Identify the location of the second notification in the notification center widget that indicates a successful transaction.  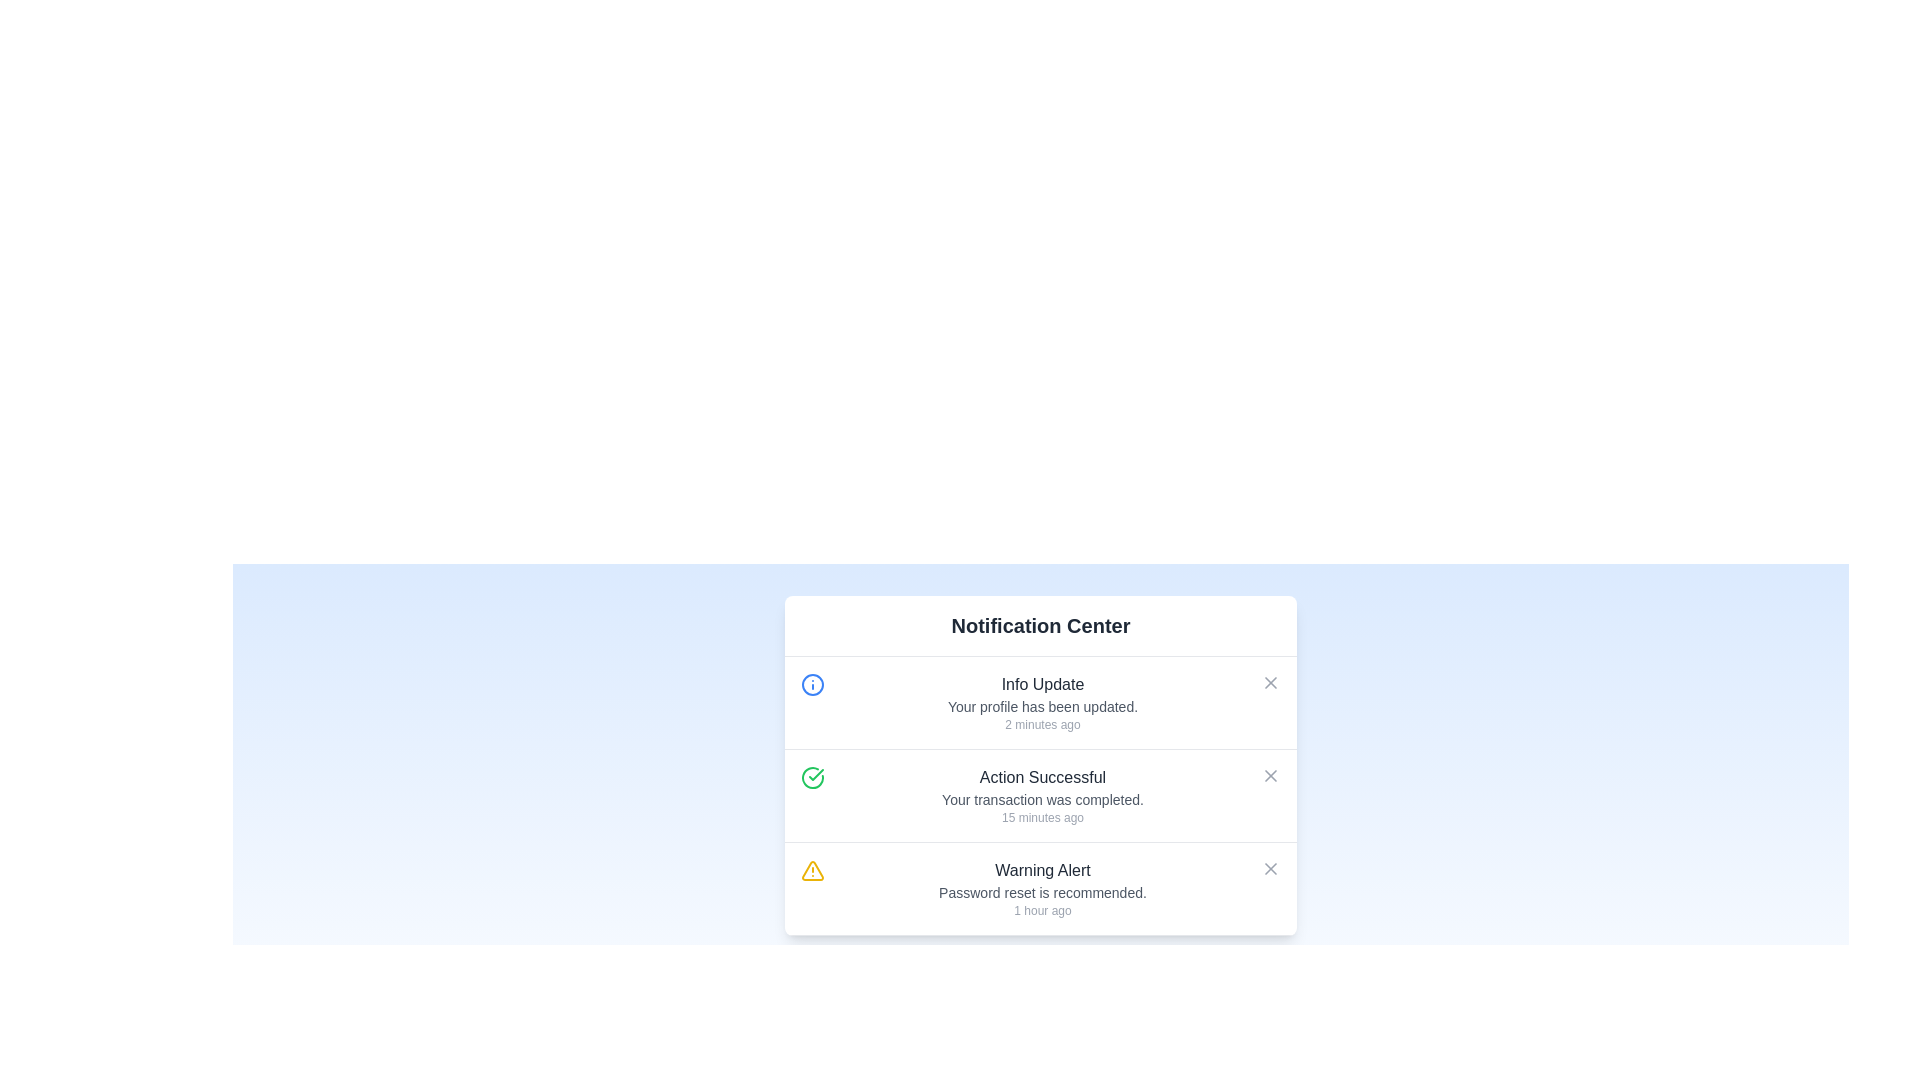
(1041, 794).